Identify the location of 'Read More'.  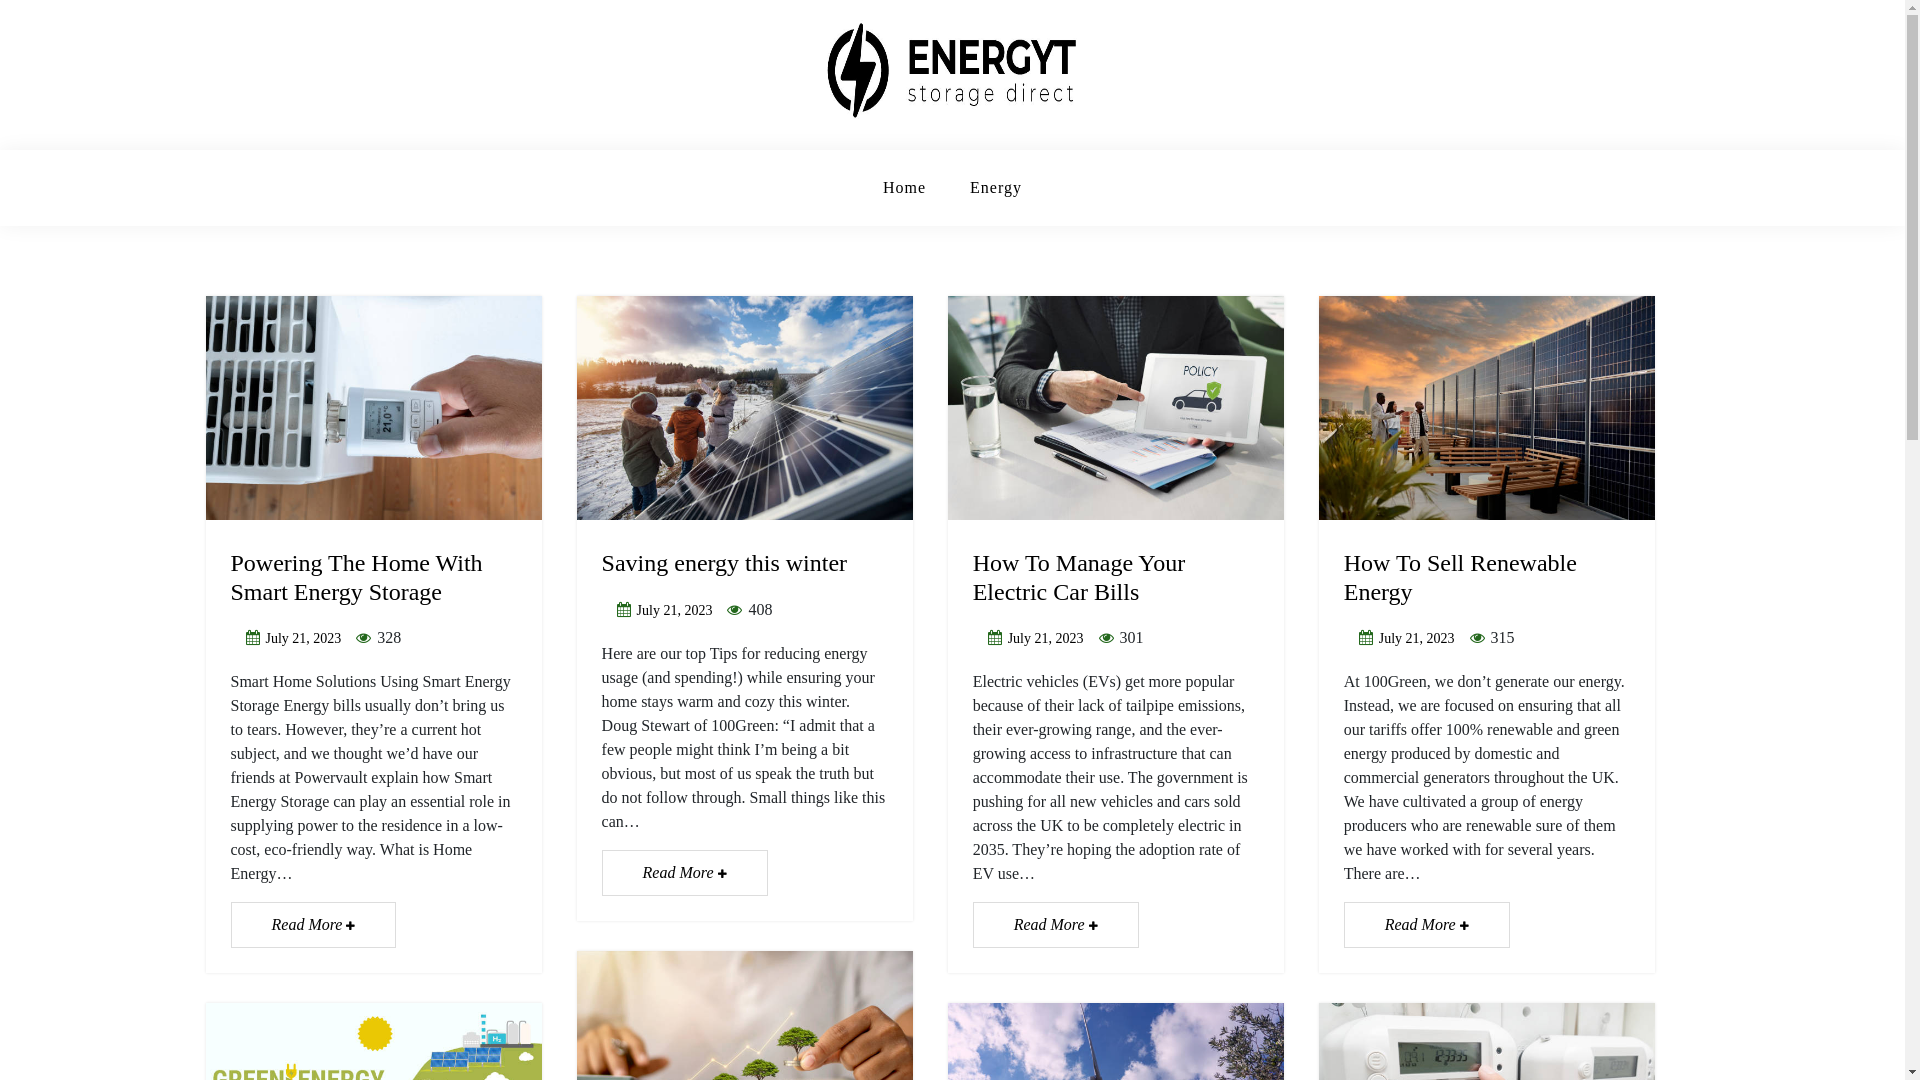
(311, 925).